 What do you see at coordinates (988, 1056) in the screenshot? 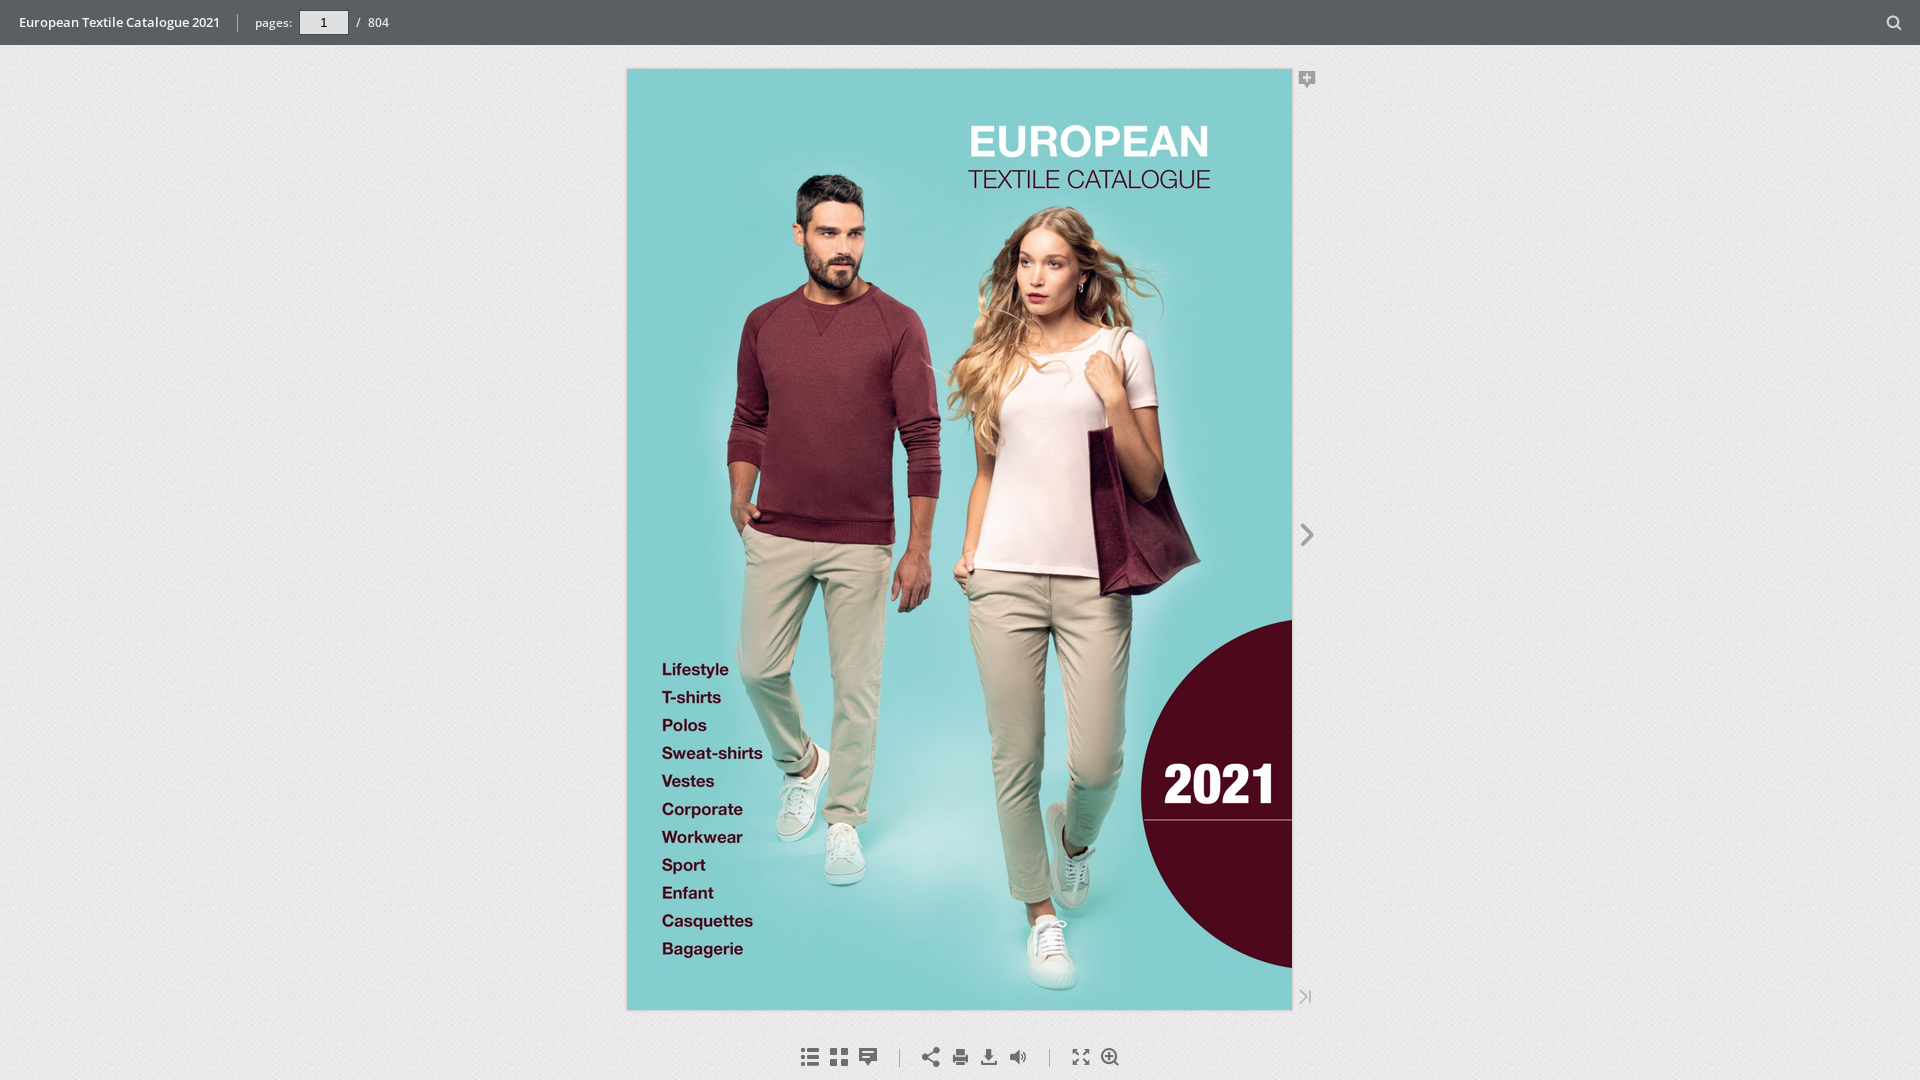
I see `'Download'` at bounding box center [988, 1056].